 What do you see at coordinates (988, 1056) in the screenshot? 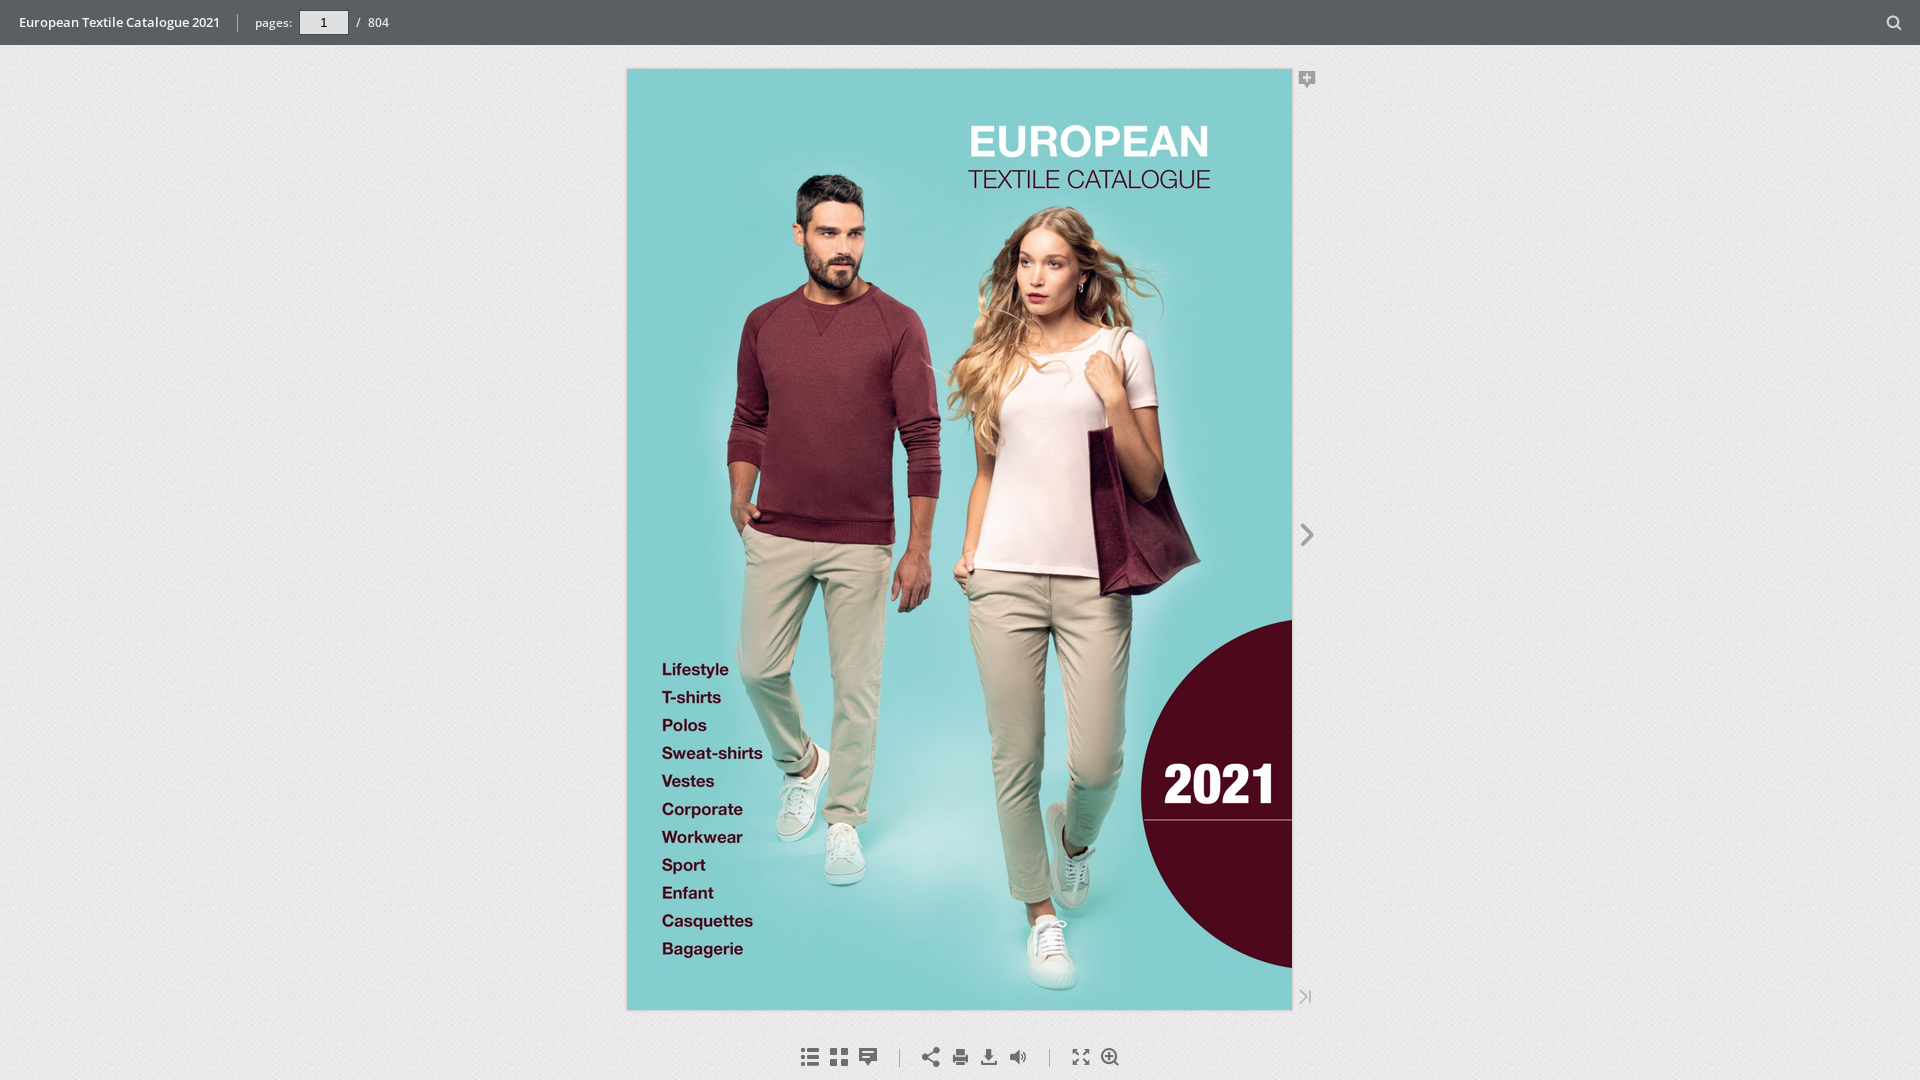
I see `'Download'` at bounding box center [988, 1056].